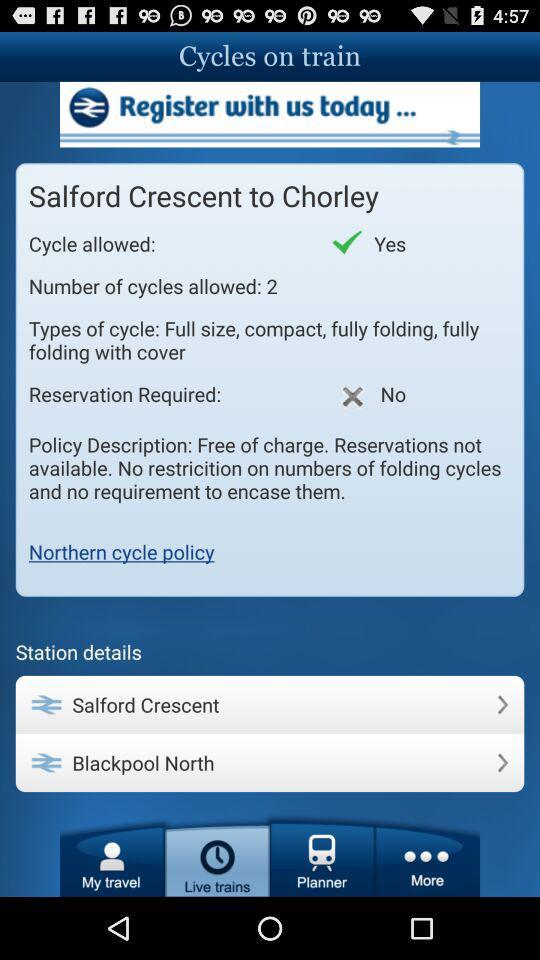 The image size is (540, 960). Describe the element at coordinates (270, 114) in the screenshot. I see `advertisement` at that location.